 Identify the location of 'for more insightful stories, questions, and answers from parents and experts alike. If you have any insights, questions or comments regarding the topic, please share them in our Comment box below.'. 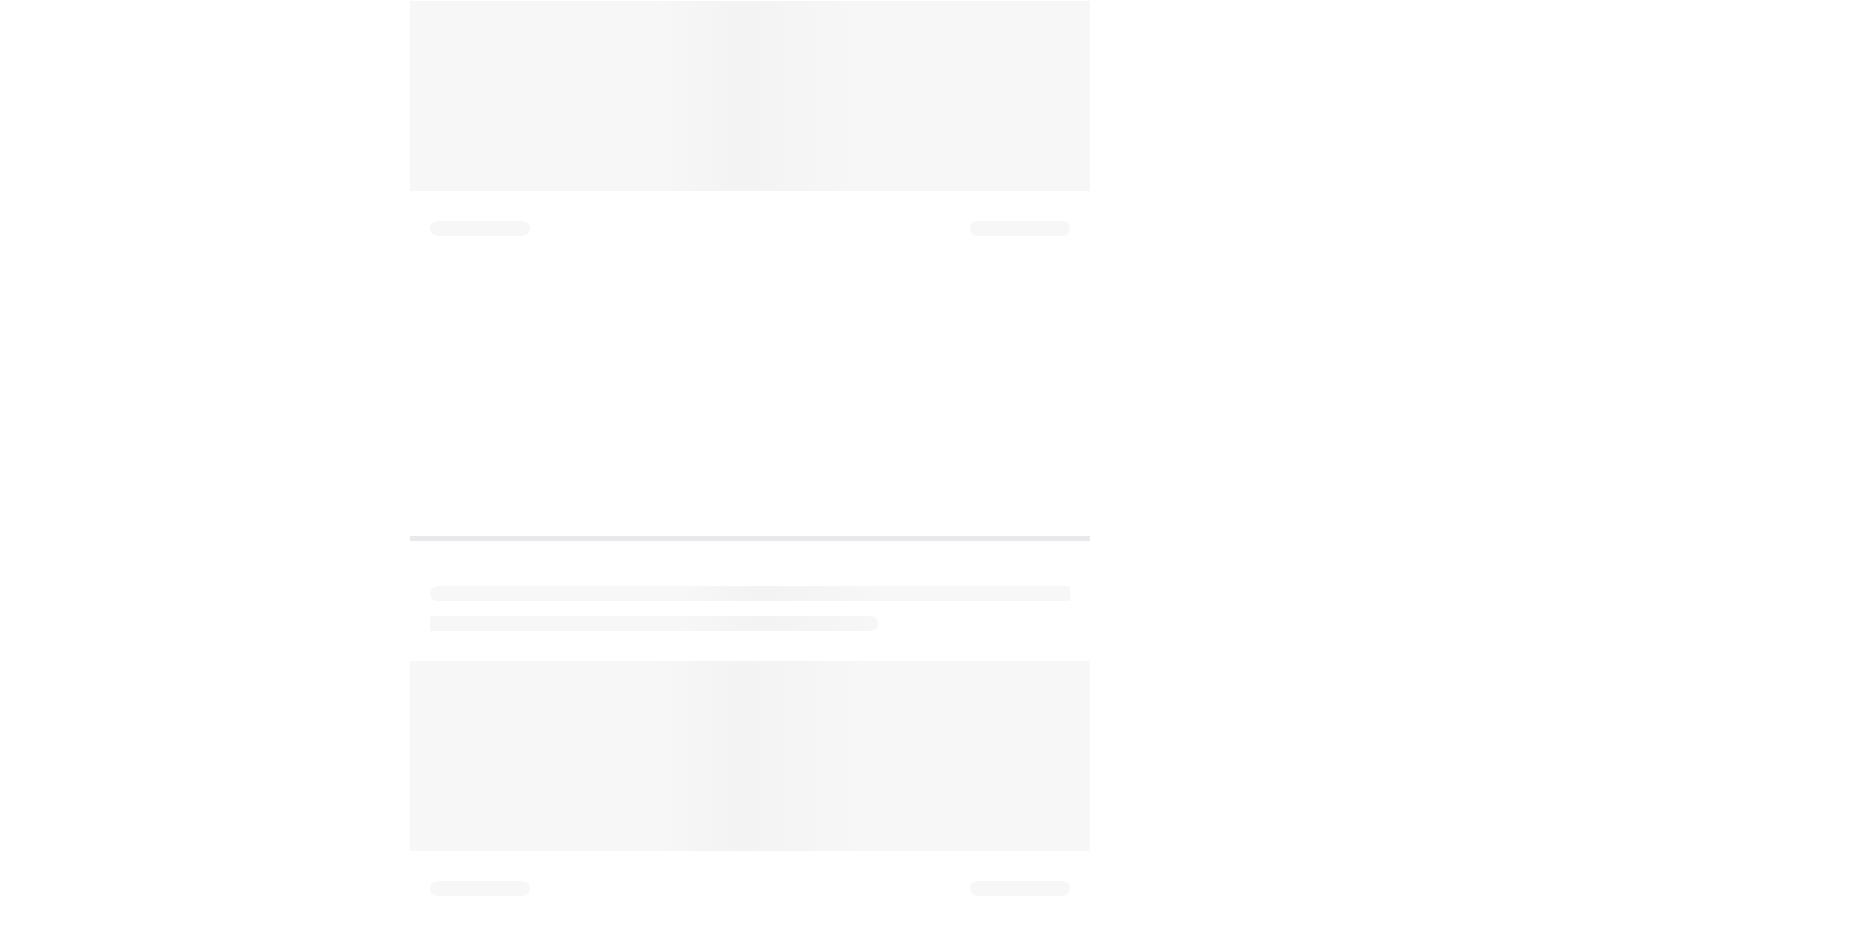
(428, 244).